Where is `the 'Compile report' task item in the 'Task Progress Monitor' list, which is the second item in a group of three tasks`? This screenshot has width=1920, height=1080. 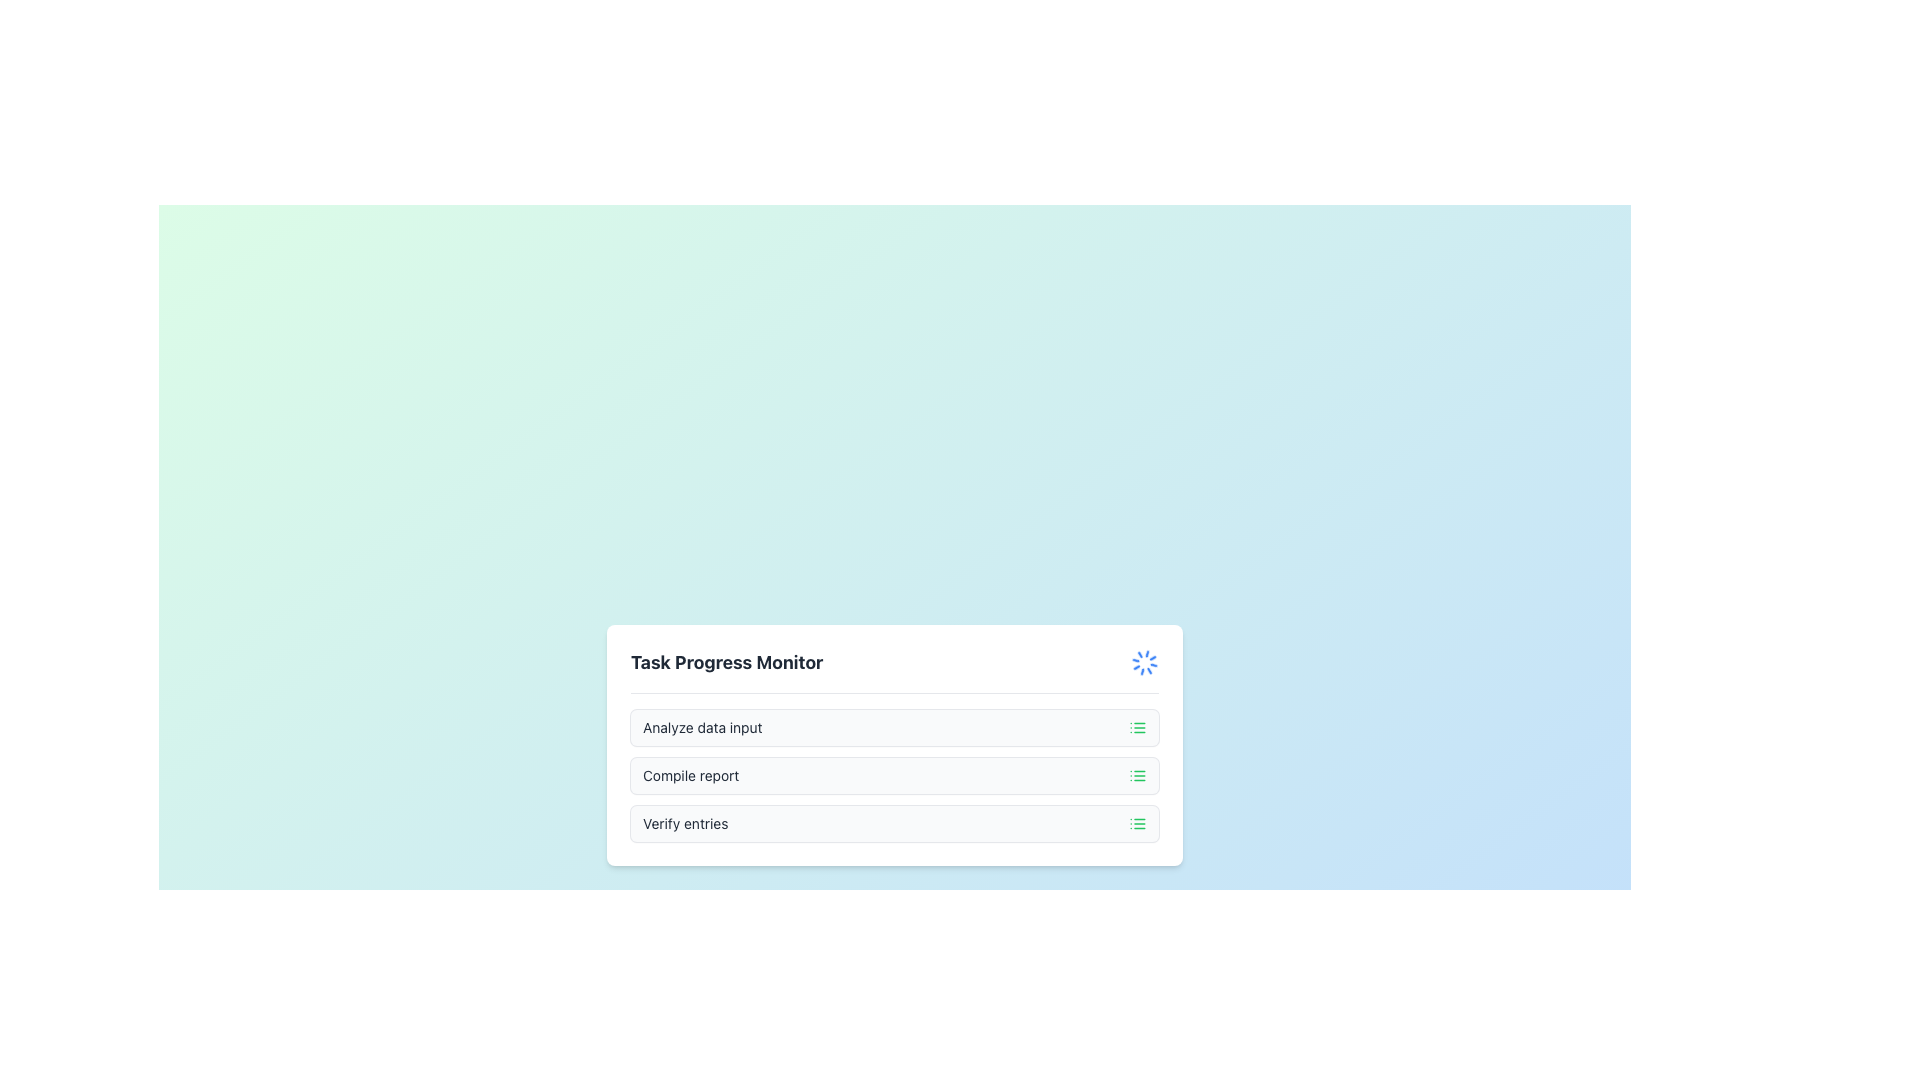 the 'Compile report' task item in the 'Task Progress Monitor' list, which is the second item in a group of three tasks is located at coordinates (893, 774).